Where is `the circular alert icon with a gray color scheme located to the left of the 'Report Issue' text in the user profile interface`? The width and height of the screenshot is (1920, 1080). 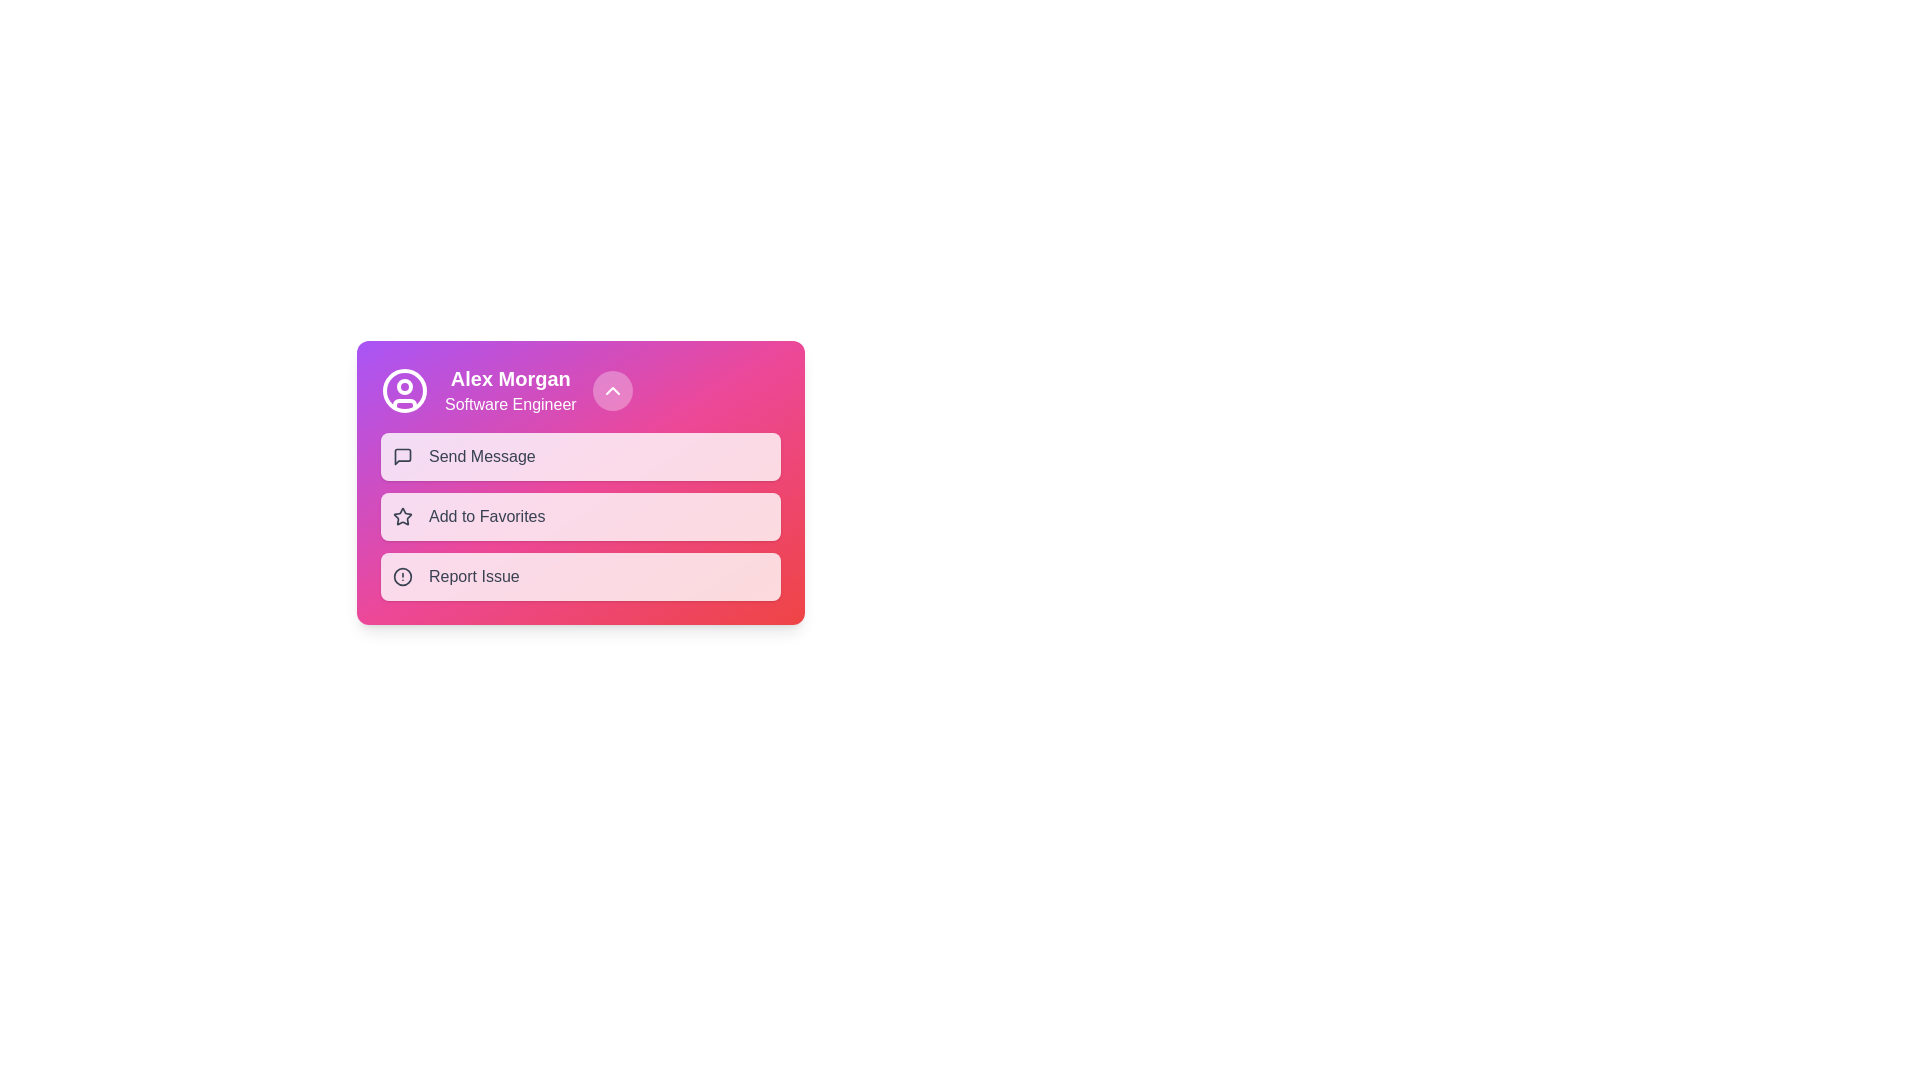
the circular alert icon with a gray color scheme located to the left of the 'Report Issue' text in the user profile interface is located at coordinates (402, 577).